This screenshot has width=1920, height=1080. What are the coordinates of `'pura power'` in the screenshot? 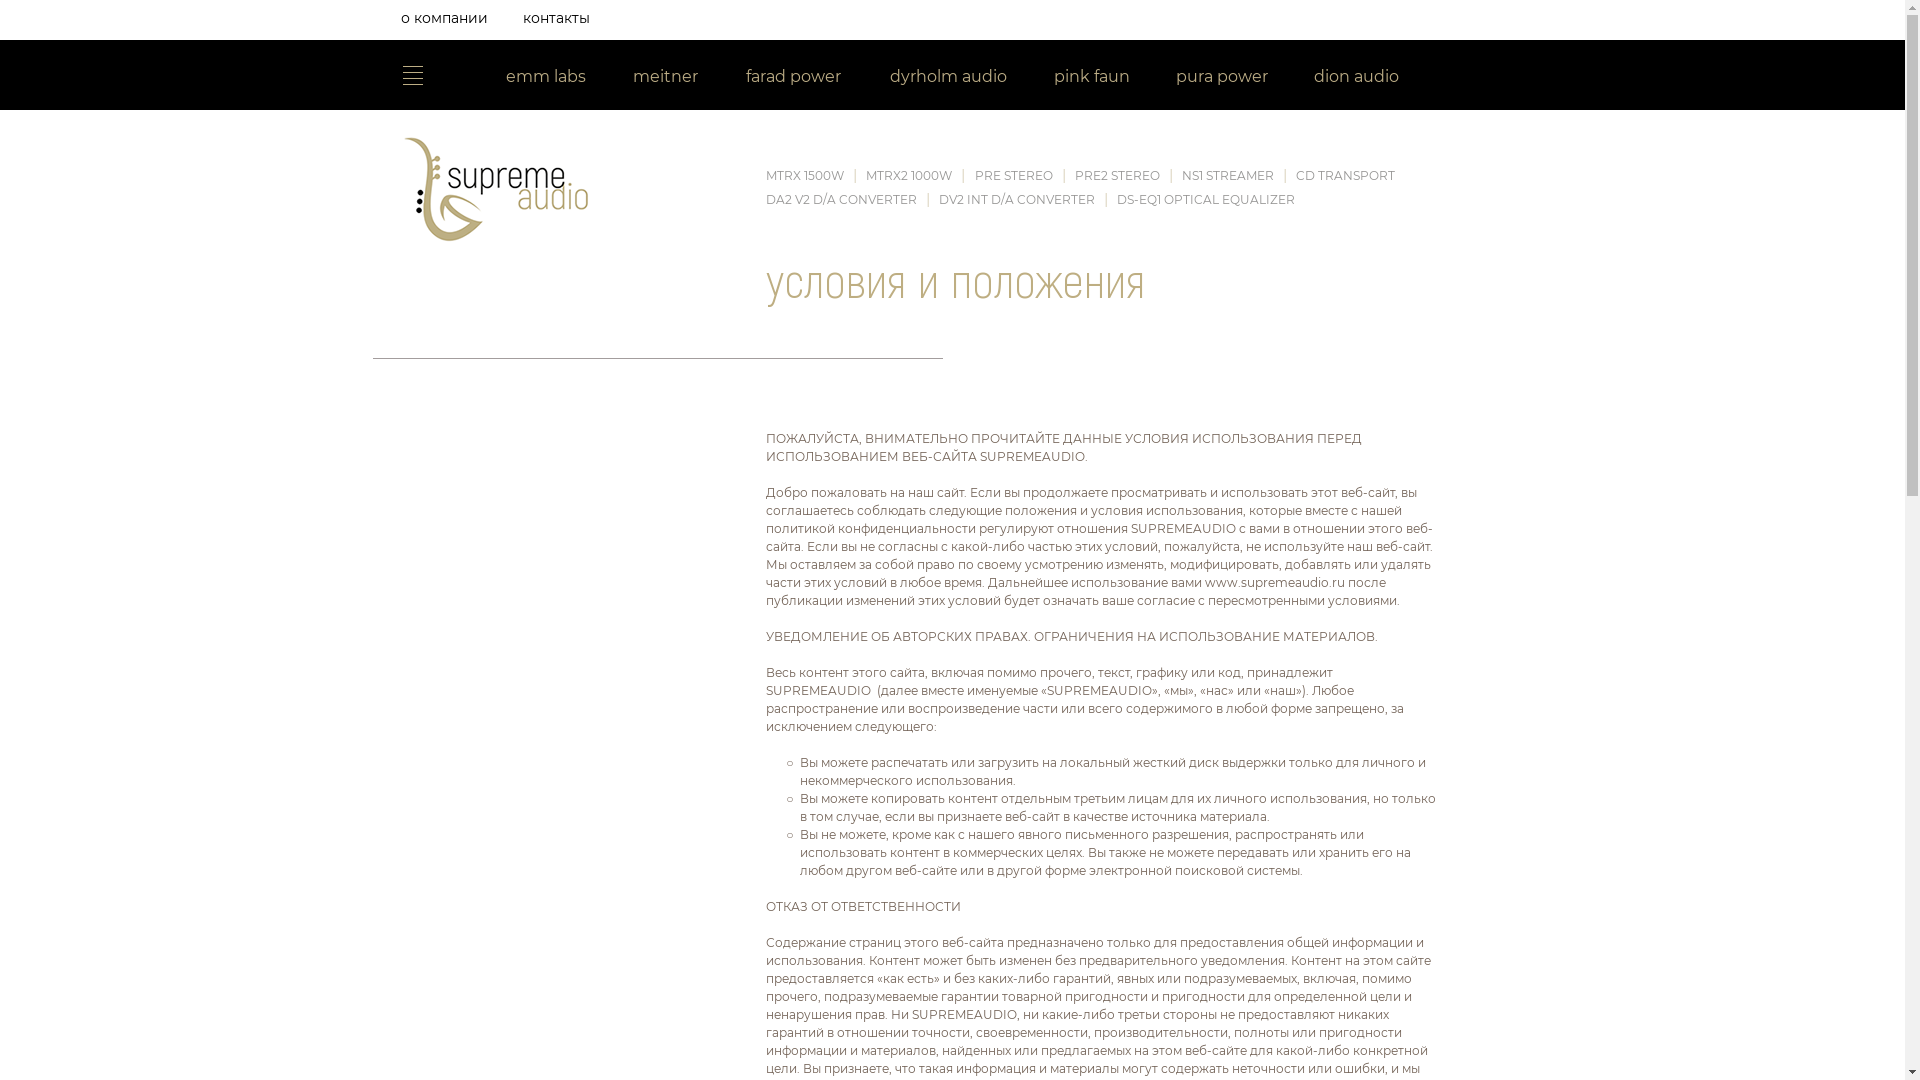 It's located at (1221, 77).